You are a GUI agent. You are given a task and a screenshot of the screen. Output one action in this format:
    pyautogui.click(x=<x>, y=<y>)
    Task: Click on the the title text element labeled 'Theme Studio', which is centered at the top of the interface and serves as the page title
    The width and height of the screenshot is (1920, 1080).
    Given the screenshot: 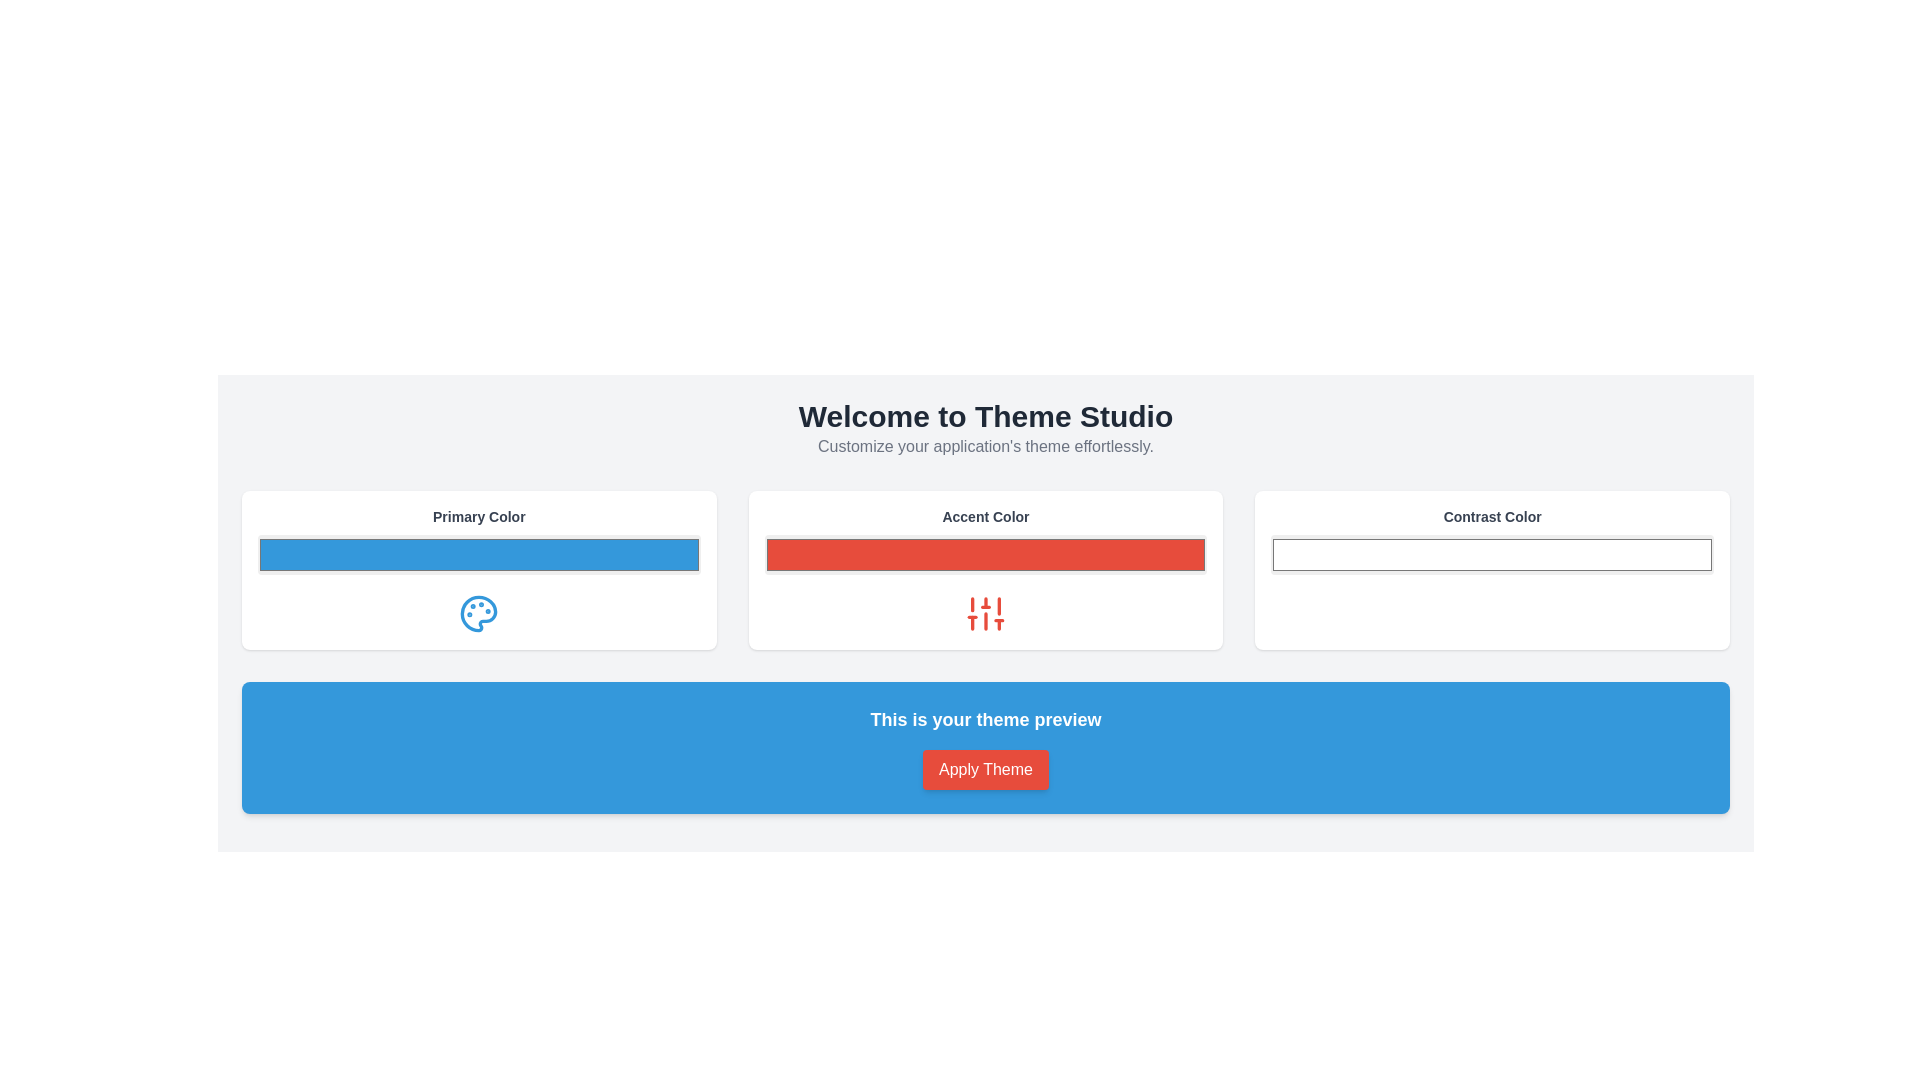 What is the action you would take?
    pyautogui.click(x=985, y=415)
    